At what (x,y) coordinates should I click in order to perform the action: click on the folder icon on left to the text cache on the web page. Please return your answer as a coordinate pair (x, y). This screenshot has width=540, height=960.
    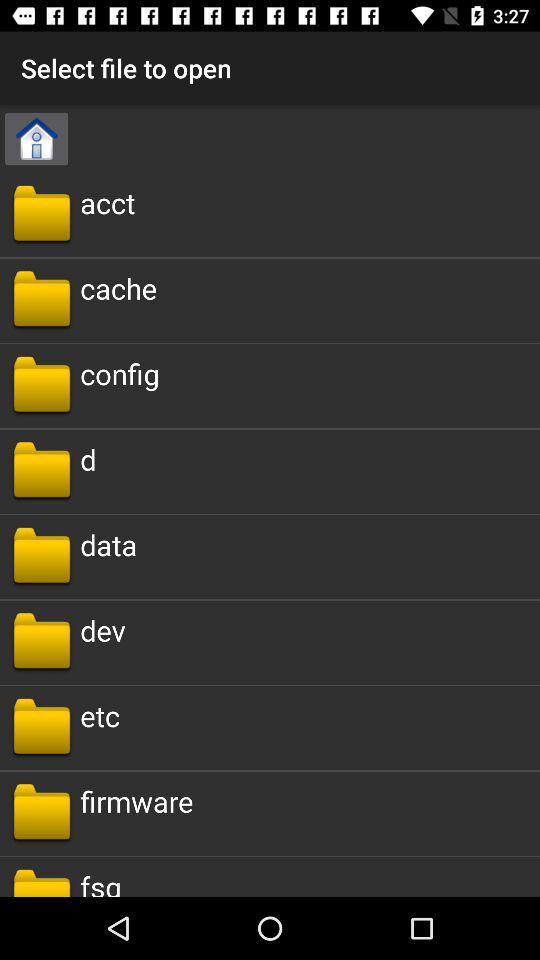
    Looking at the image, I should click on (42, 299).